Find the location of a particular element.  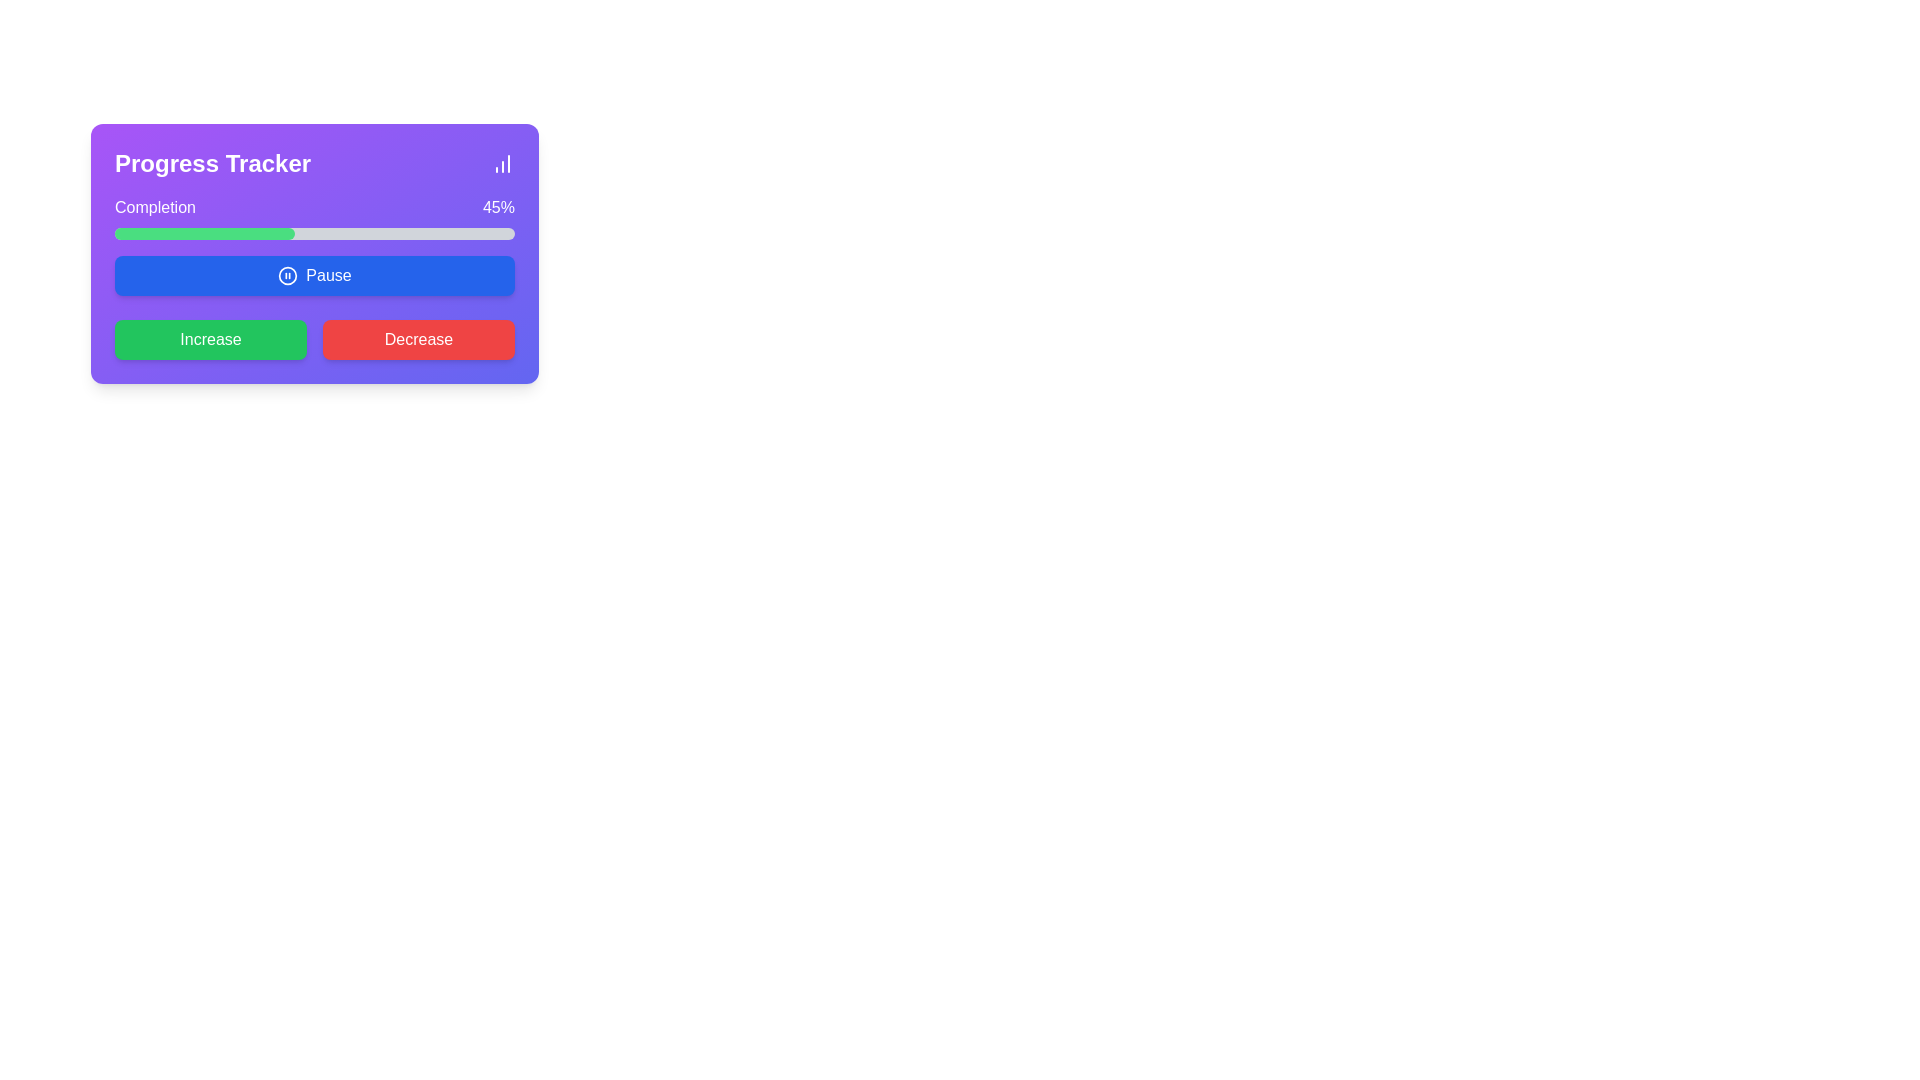

the 'Pause' button by clicking on its icon, which is located to the left of the text within the button is located at coordinates (287, 276).